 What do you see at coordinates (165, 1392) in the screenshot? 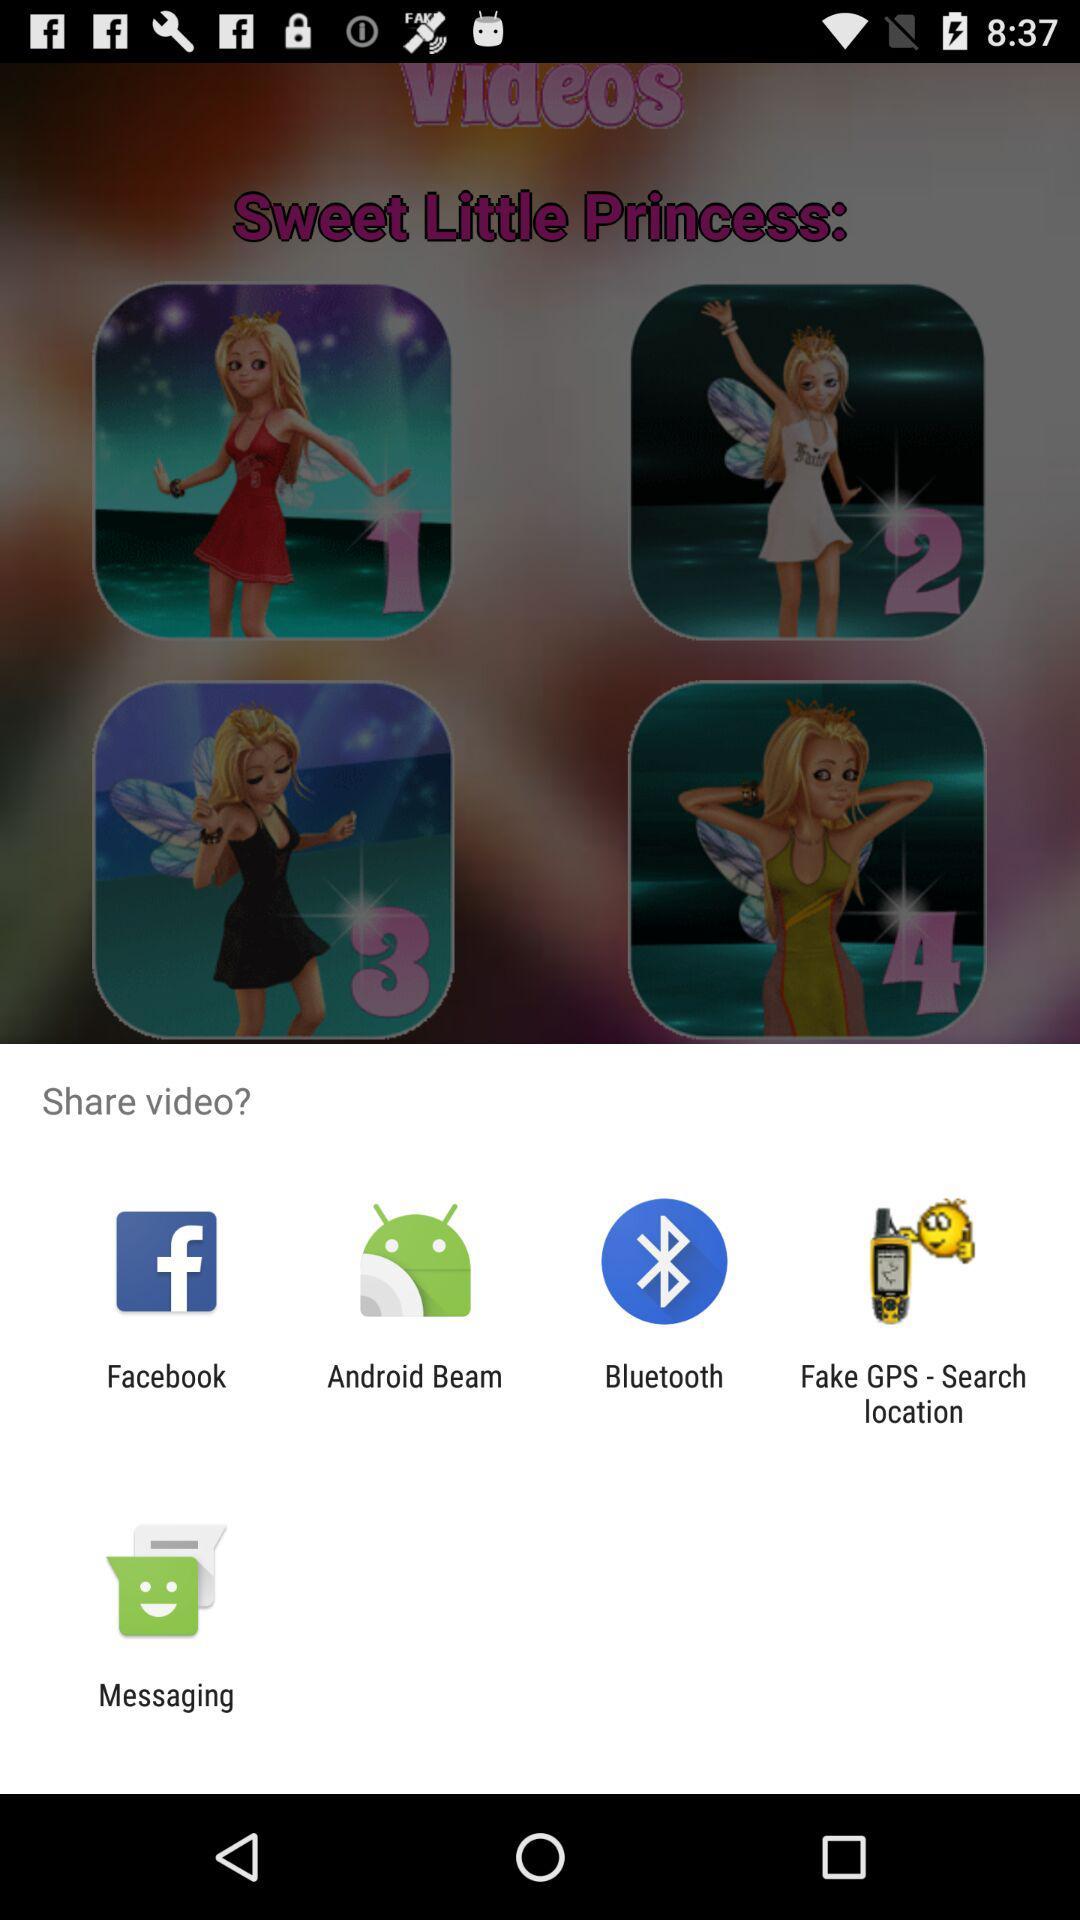
I see `the app to the left of android beam app` at bounding box center [165, 1392].